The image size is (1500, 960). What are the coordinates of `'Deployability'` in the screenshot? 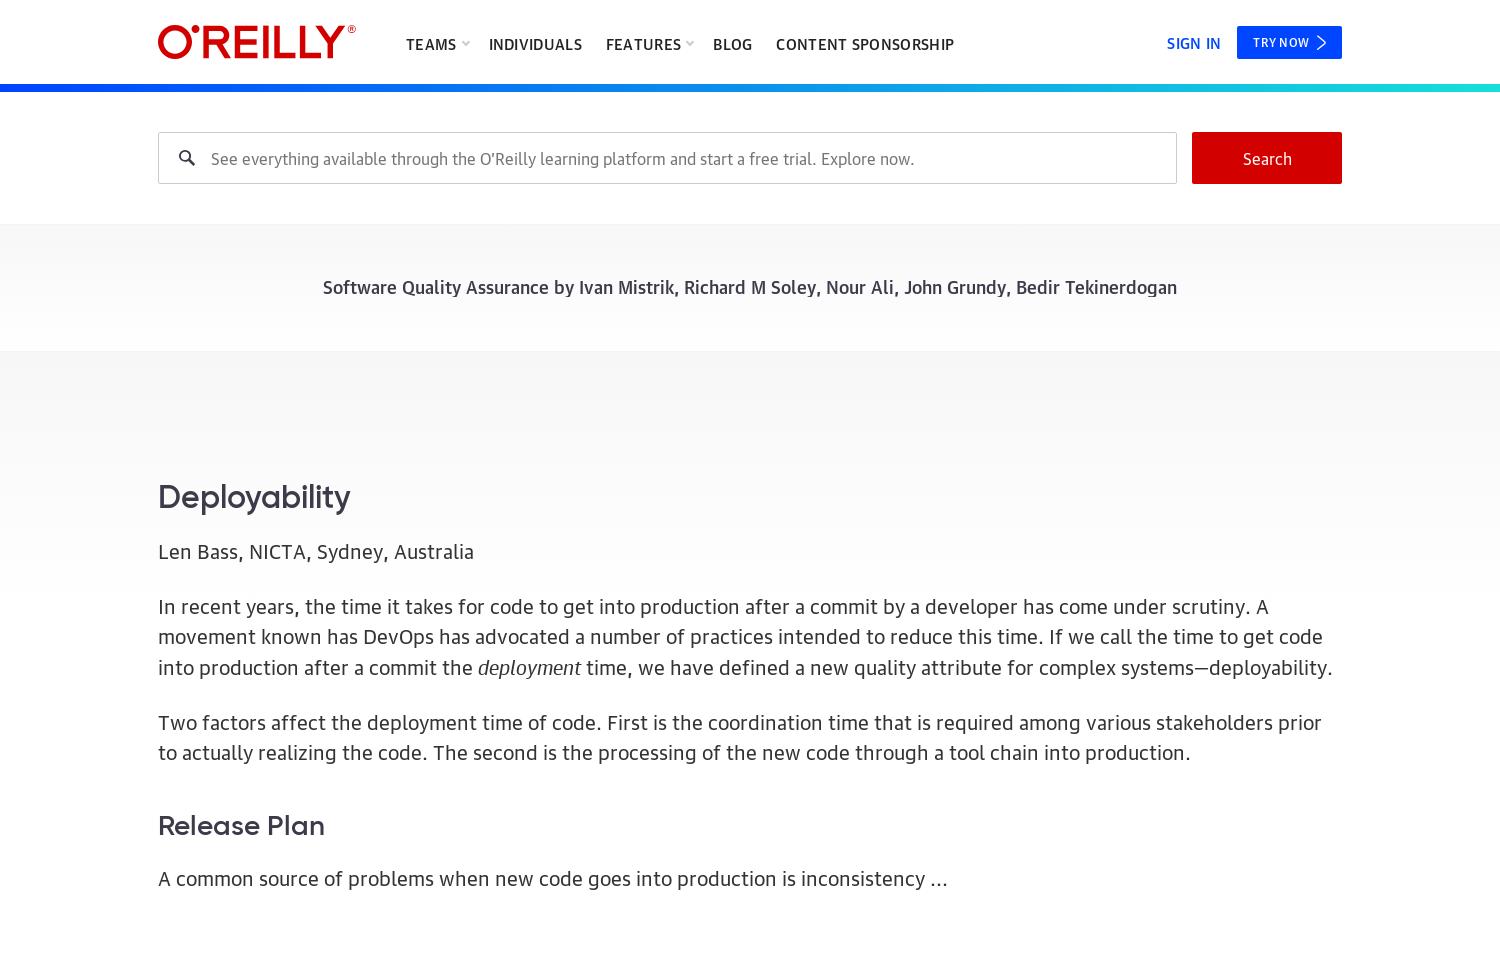 It's located at (254, 497).